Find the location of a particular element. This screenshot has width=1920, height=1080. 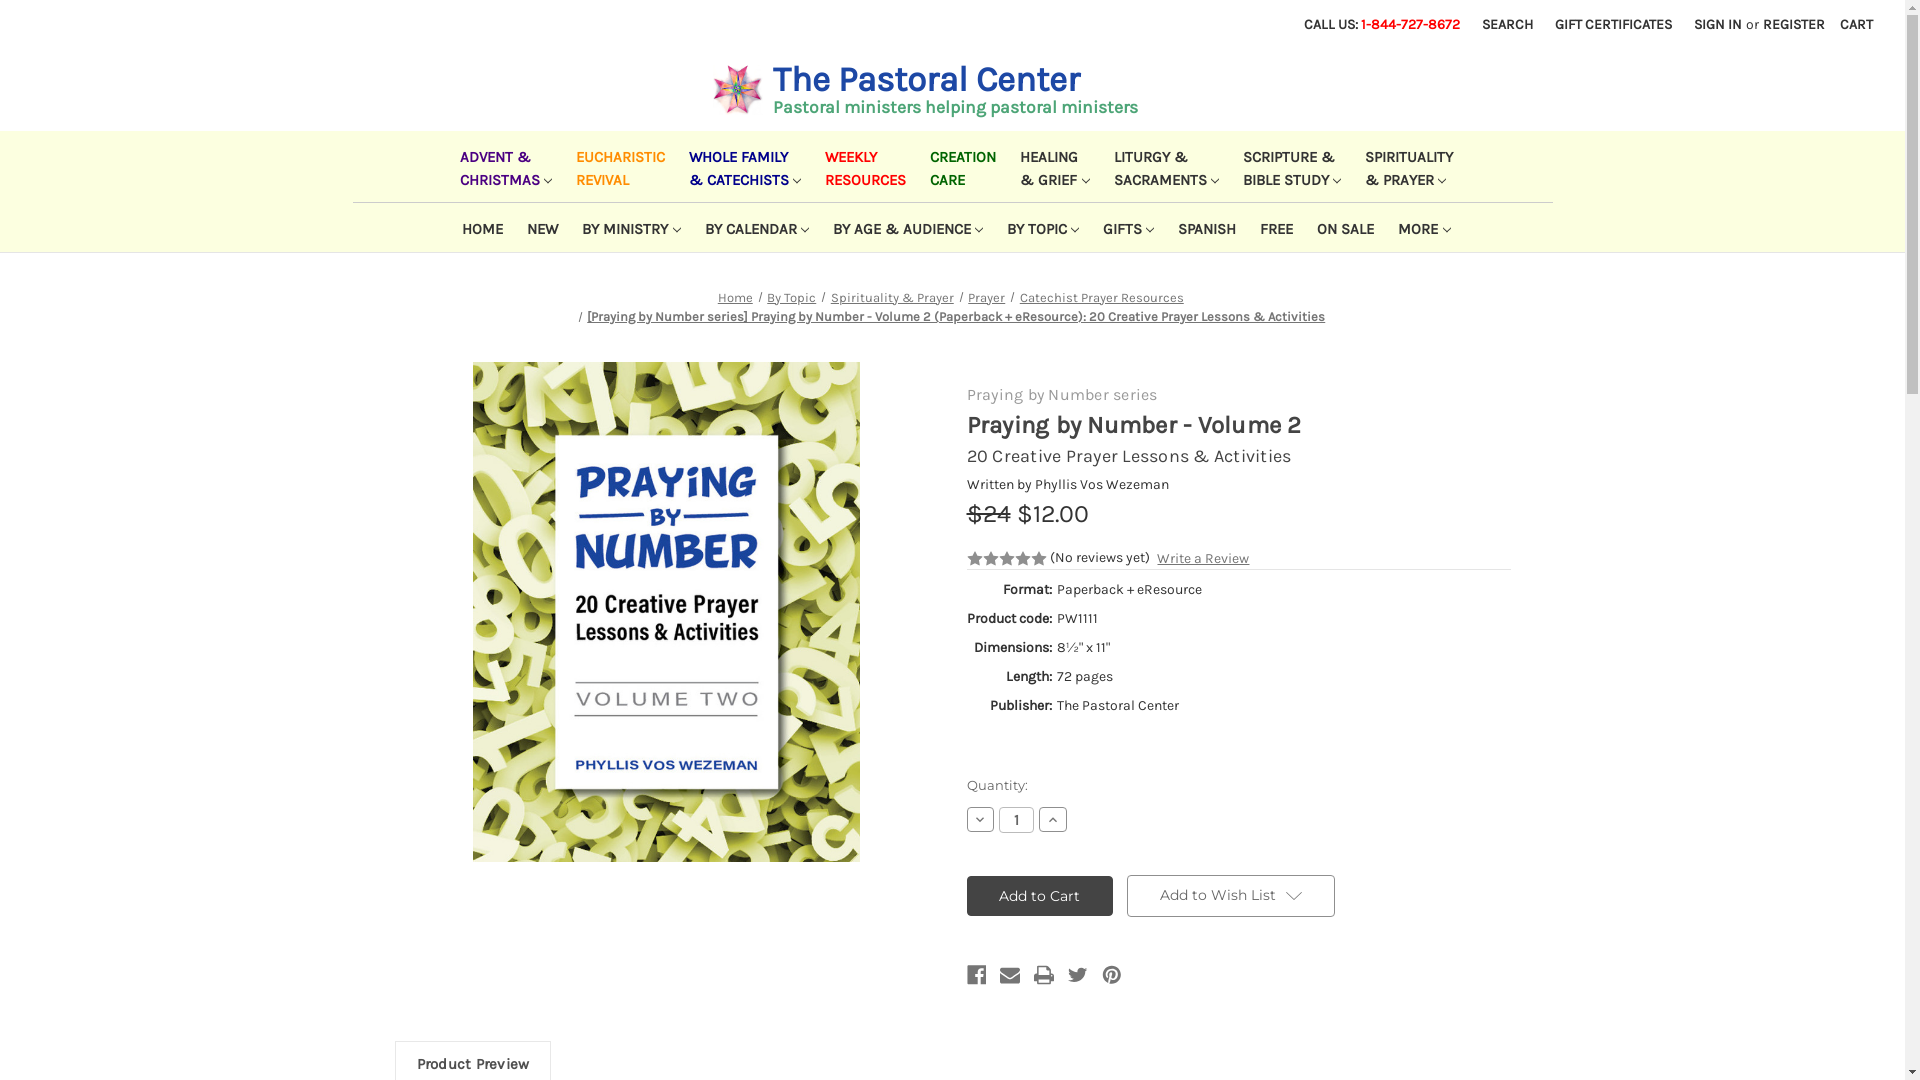

'Decrease Quantity:' is located at coordinates (965, 818).